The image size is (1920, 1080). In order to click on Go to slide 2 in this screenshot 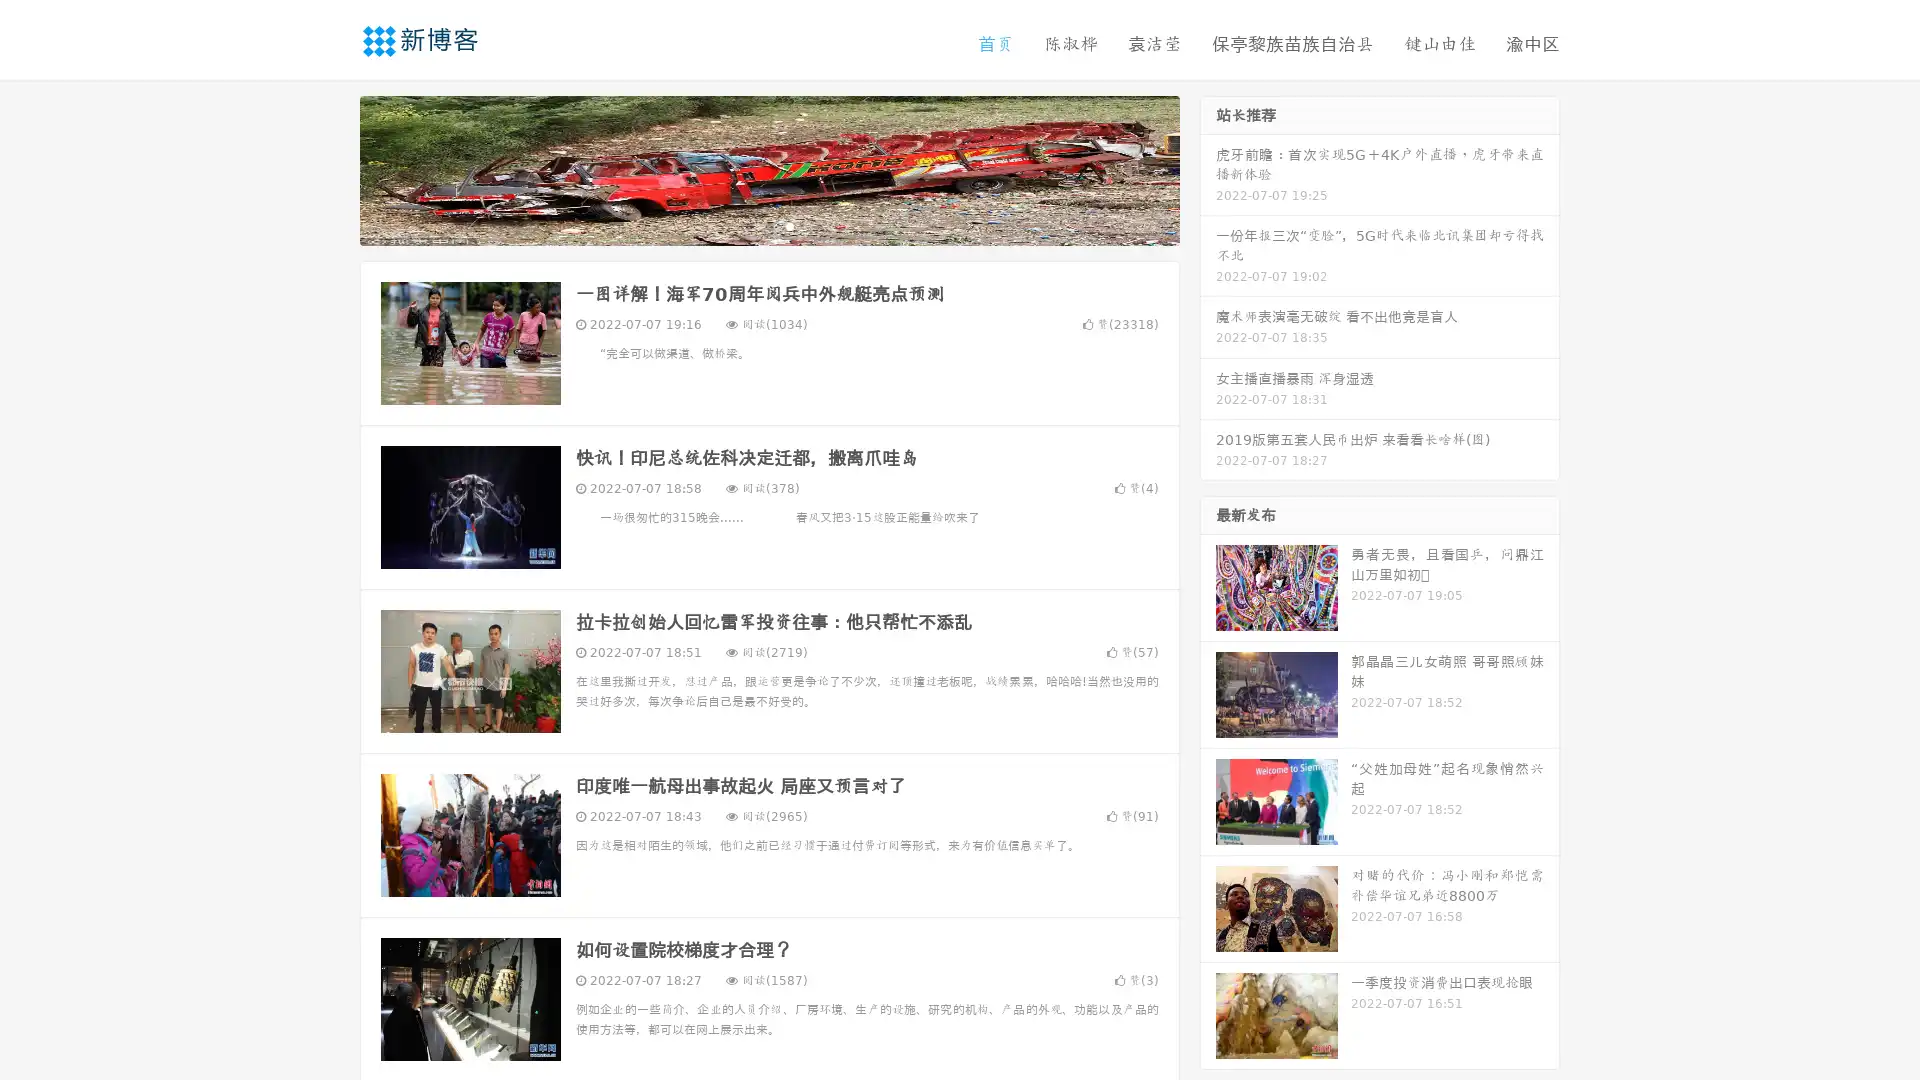, I will do `click(768, 225)`.